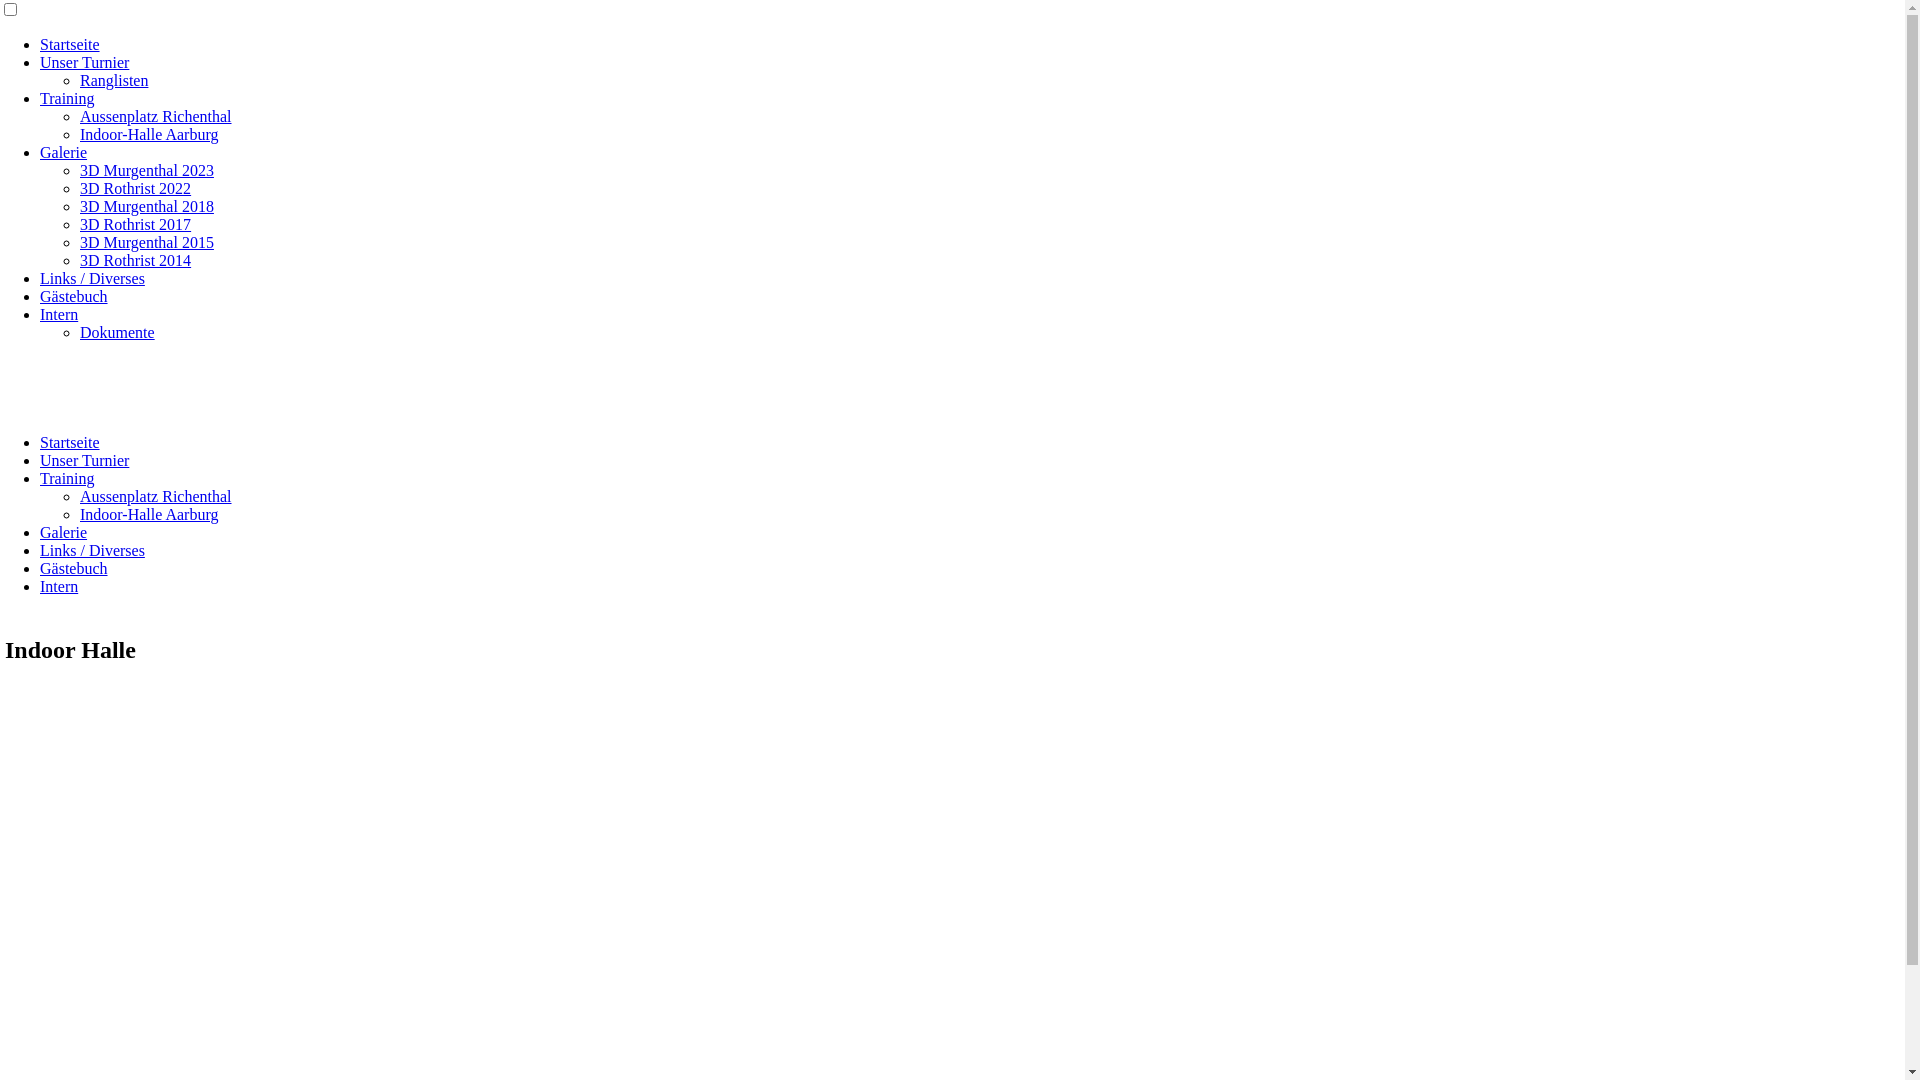  What do you see at coordinates (134, 188) in the screenshot?
I see `'3D Rothrist 2022'` at bounding box center [134, 188].